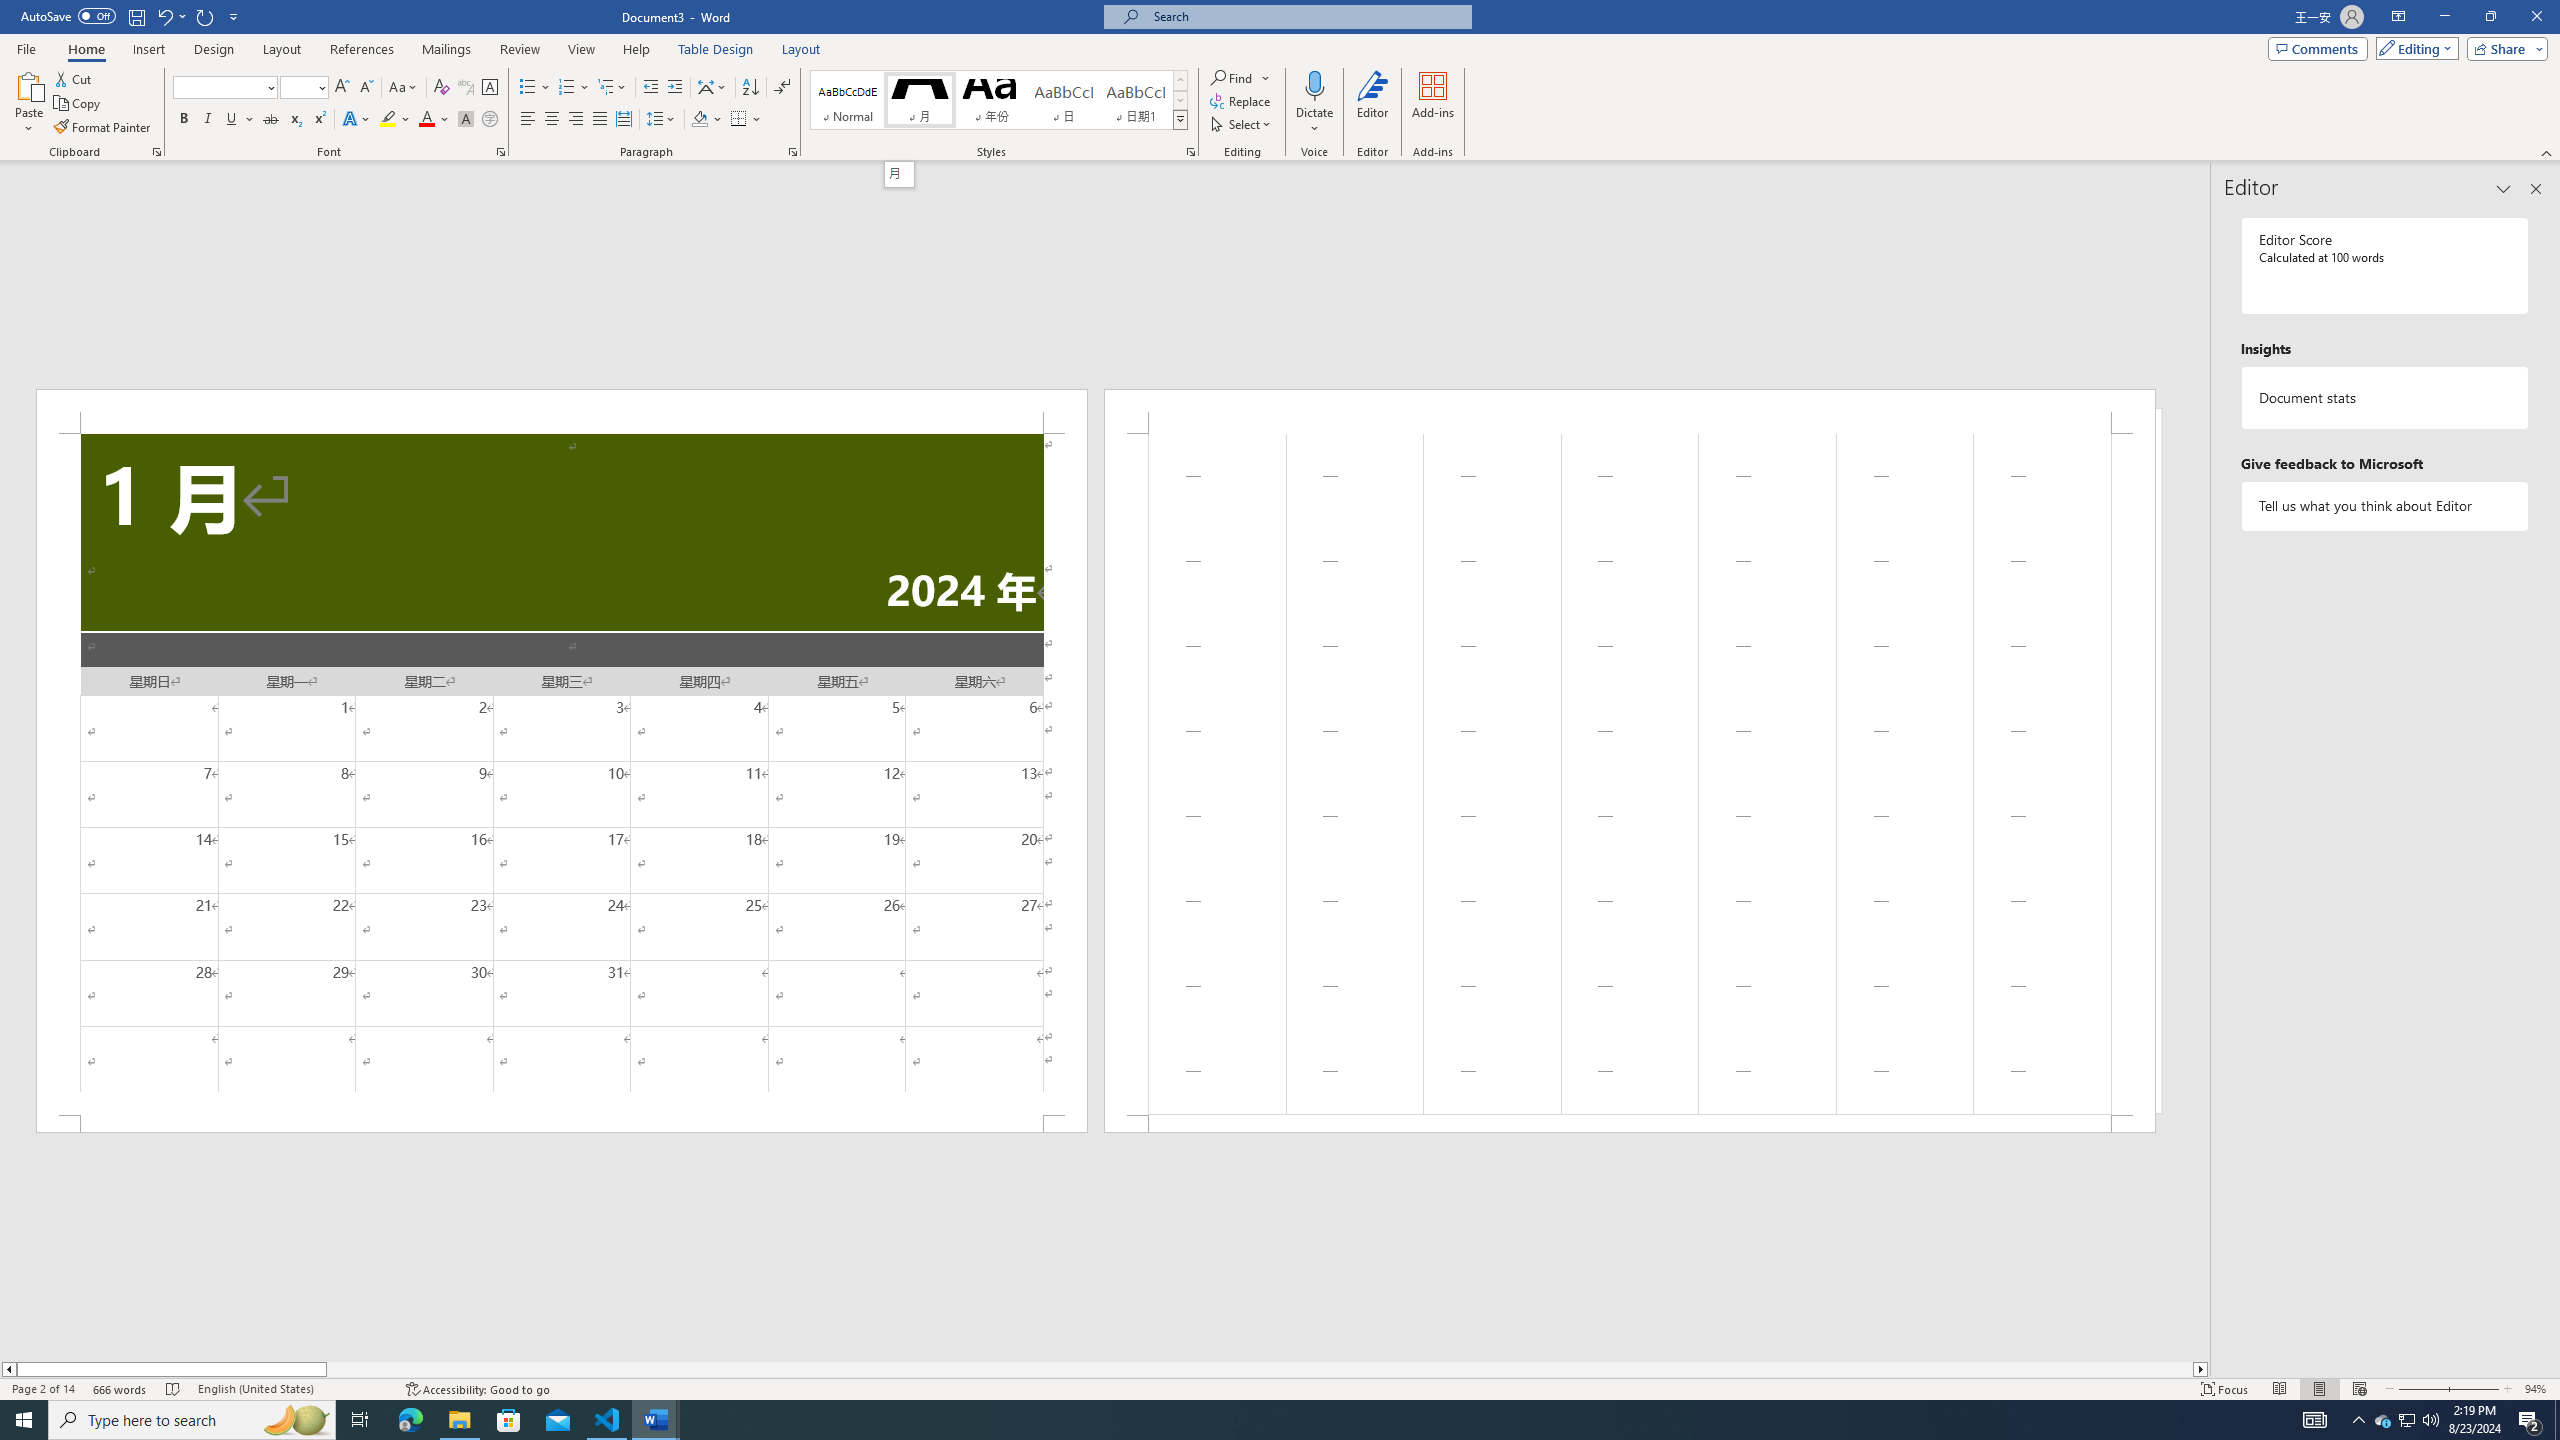 Image resolution: width=2560 pixels, height=1440 pixels. Describe the element at coordinates (700, 118) in the screenshot. I see `'Shading RGB(0, 0, 0)'` at that location.